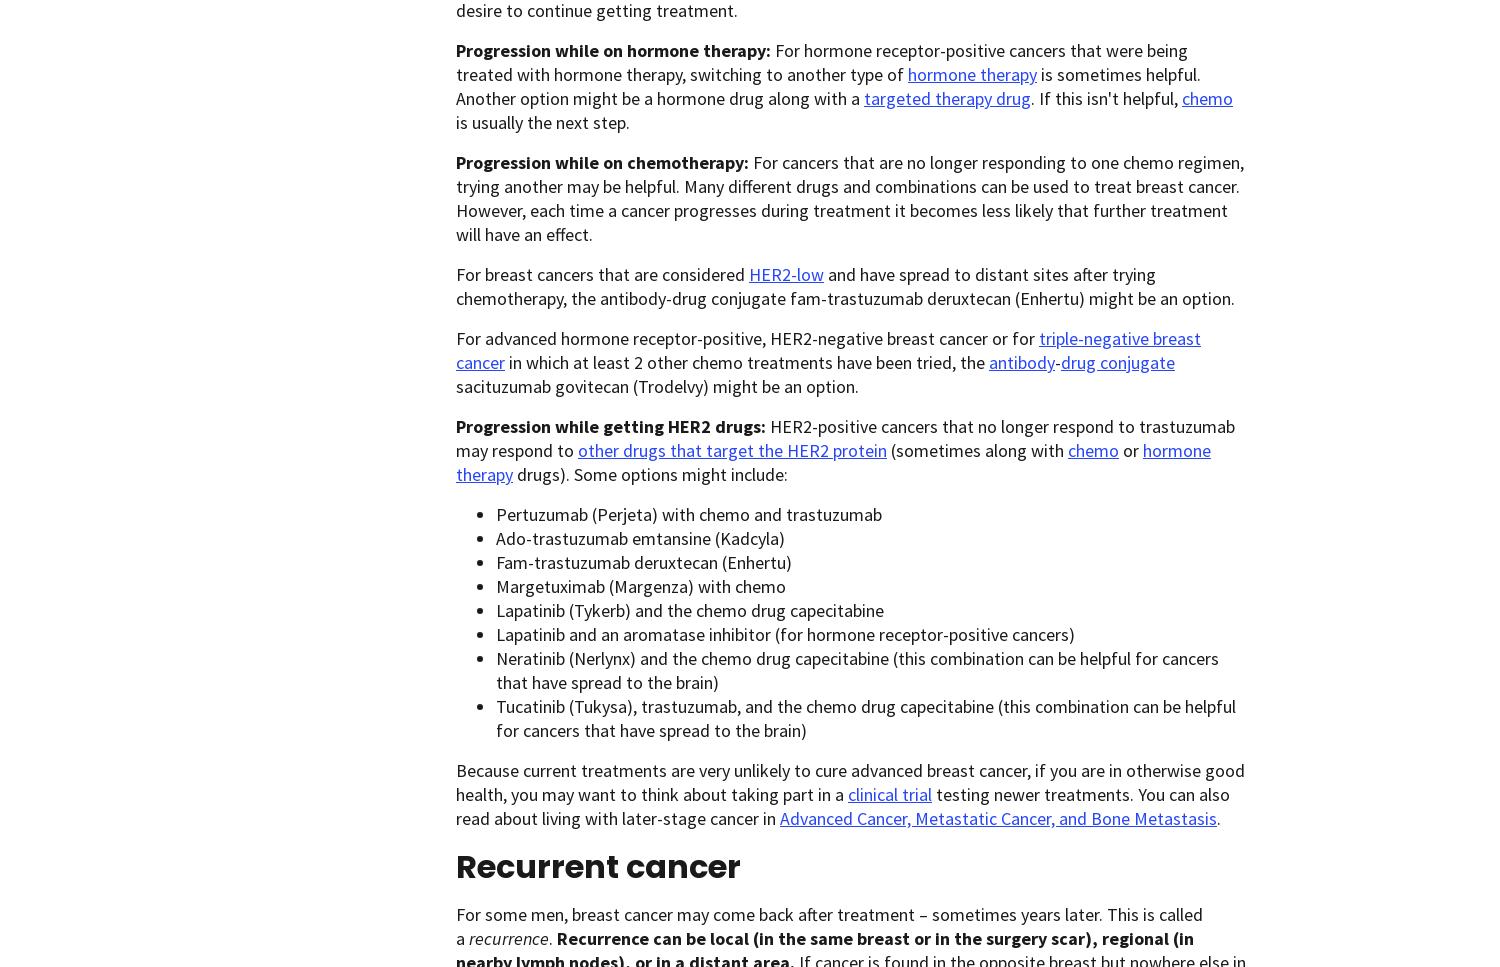 This screenshot has width=1500, height=967. I want to click on 'HER2-low', so click(786, 273).